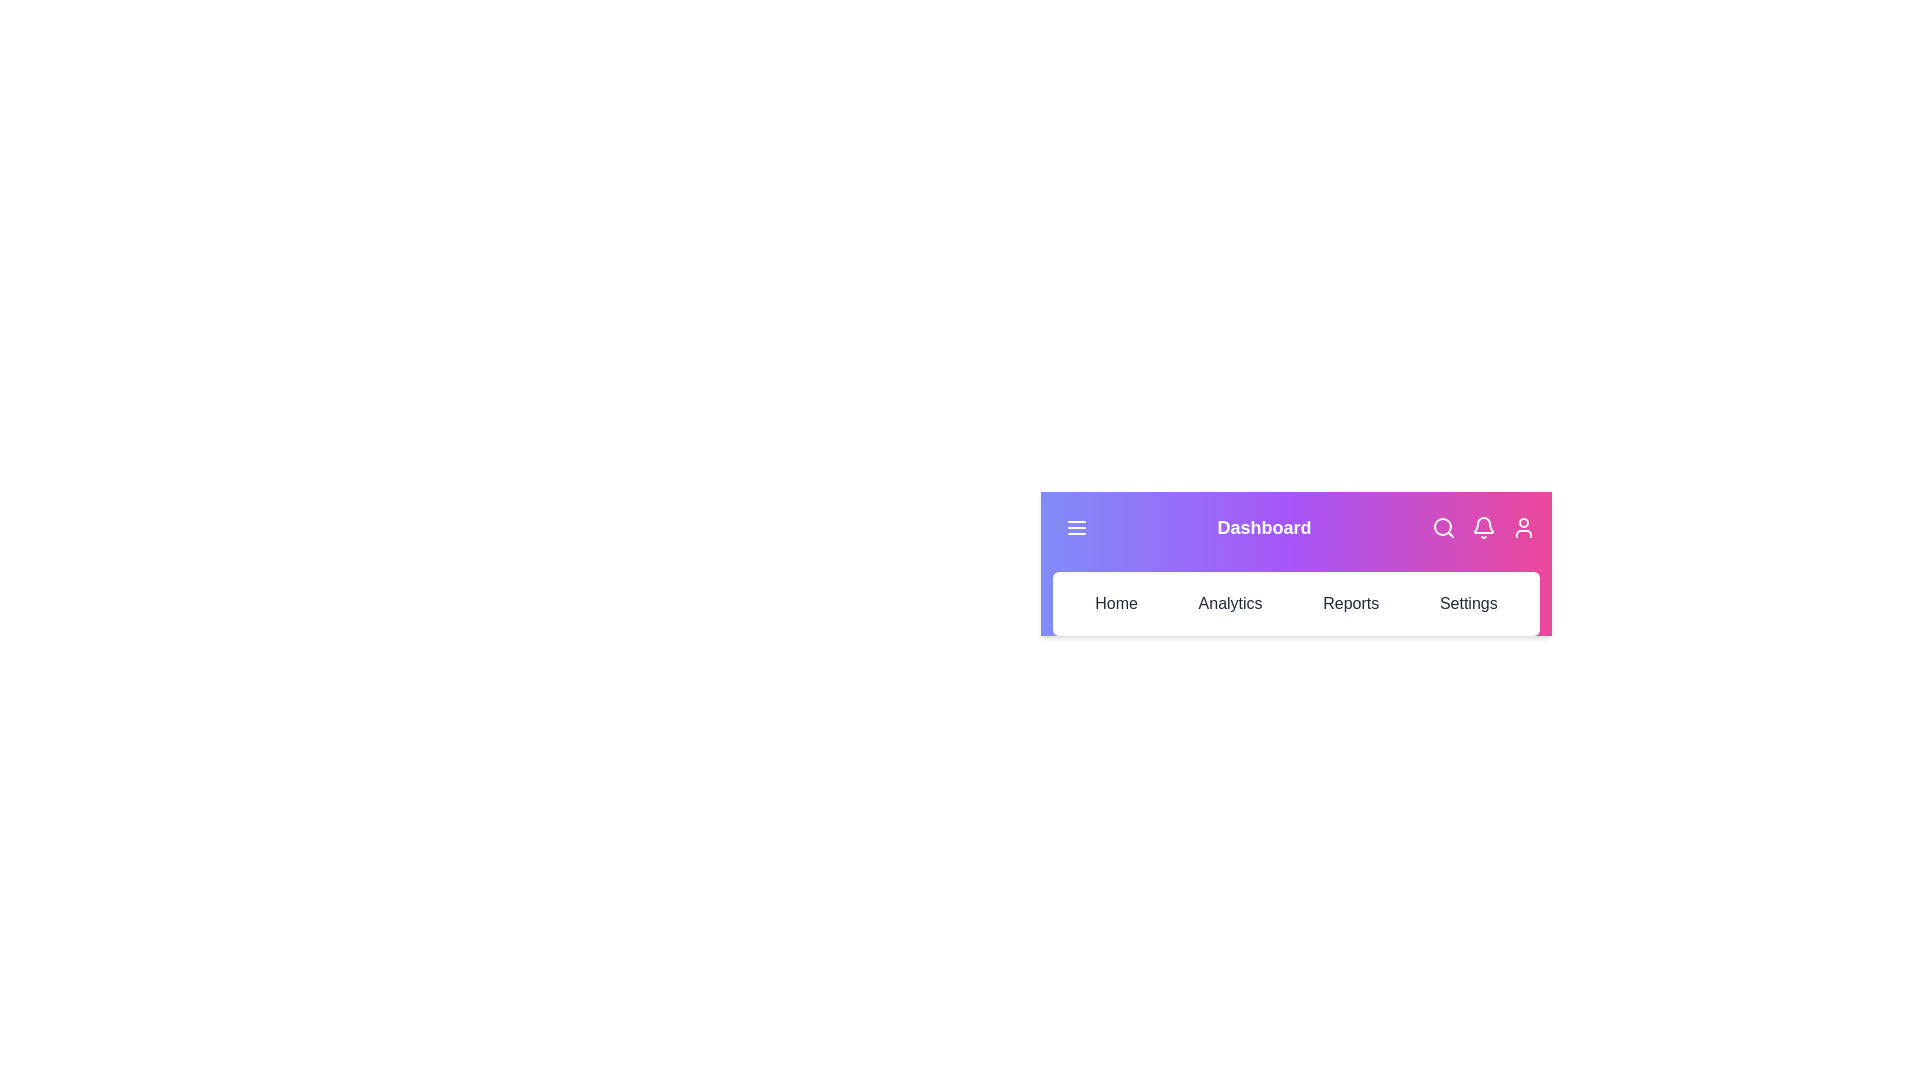  What do you see at coordinates (1468, 603) in the screenshot?
I see `the 'Settings' tab in the navigation bar` at bounding box center [1468, 603].